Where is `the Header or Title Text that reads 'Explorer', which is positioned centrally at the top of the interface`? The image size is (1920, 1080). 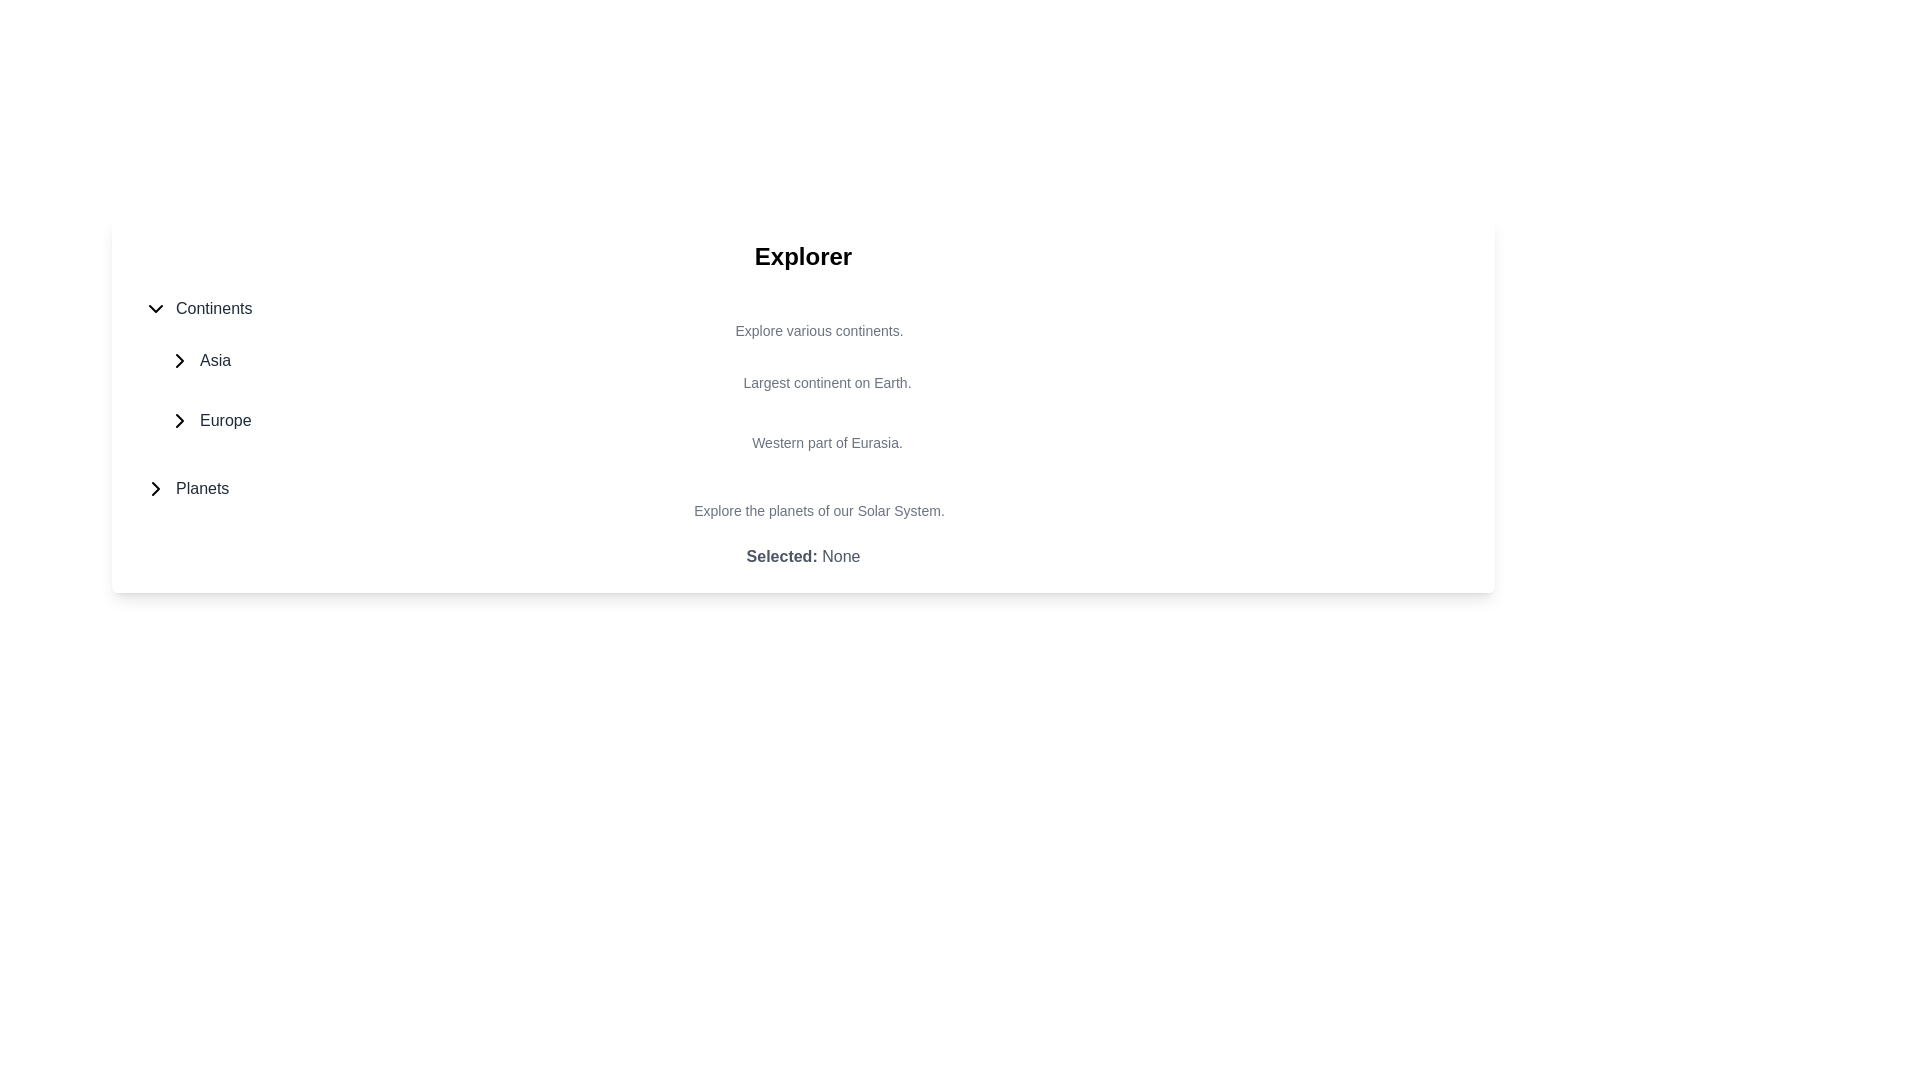
the Header or Title Text that reads 'Explorer', which is positioned centrally at the top of the interface is located at coordinates (803, 256).